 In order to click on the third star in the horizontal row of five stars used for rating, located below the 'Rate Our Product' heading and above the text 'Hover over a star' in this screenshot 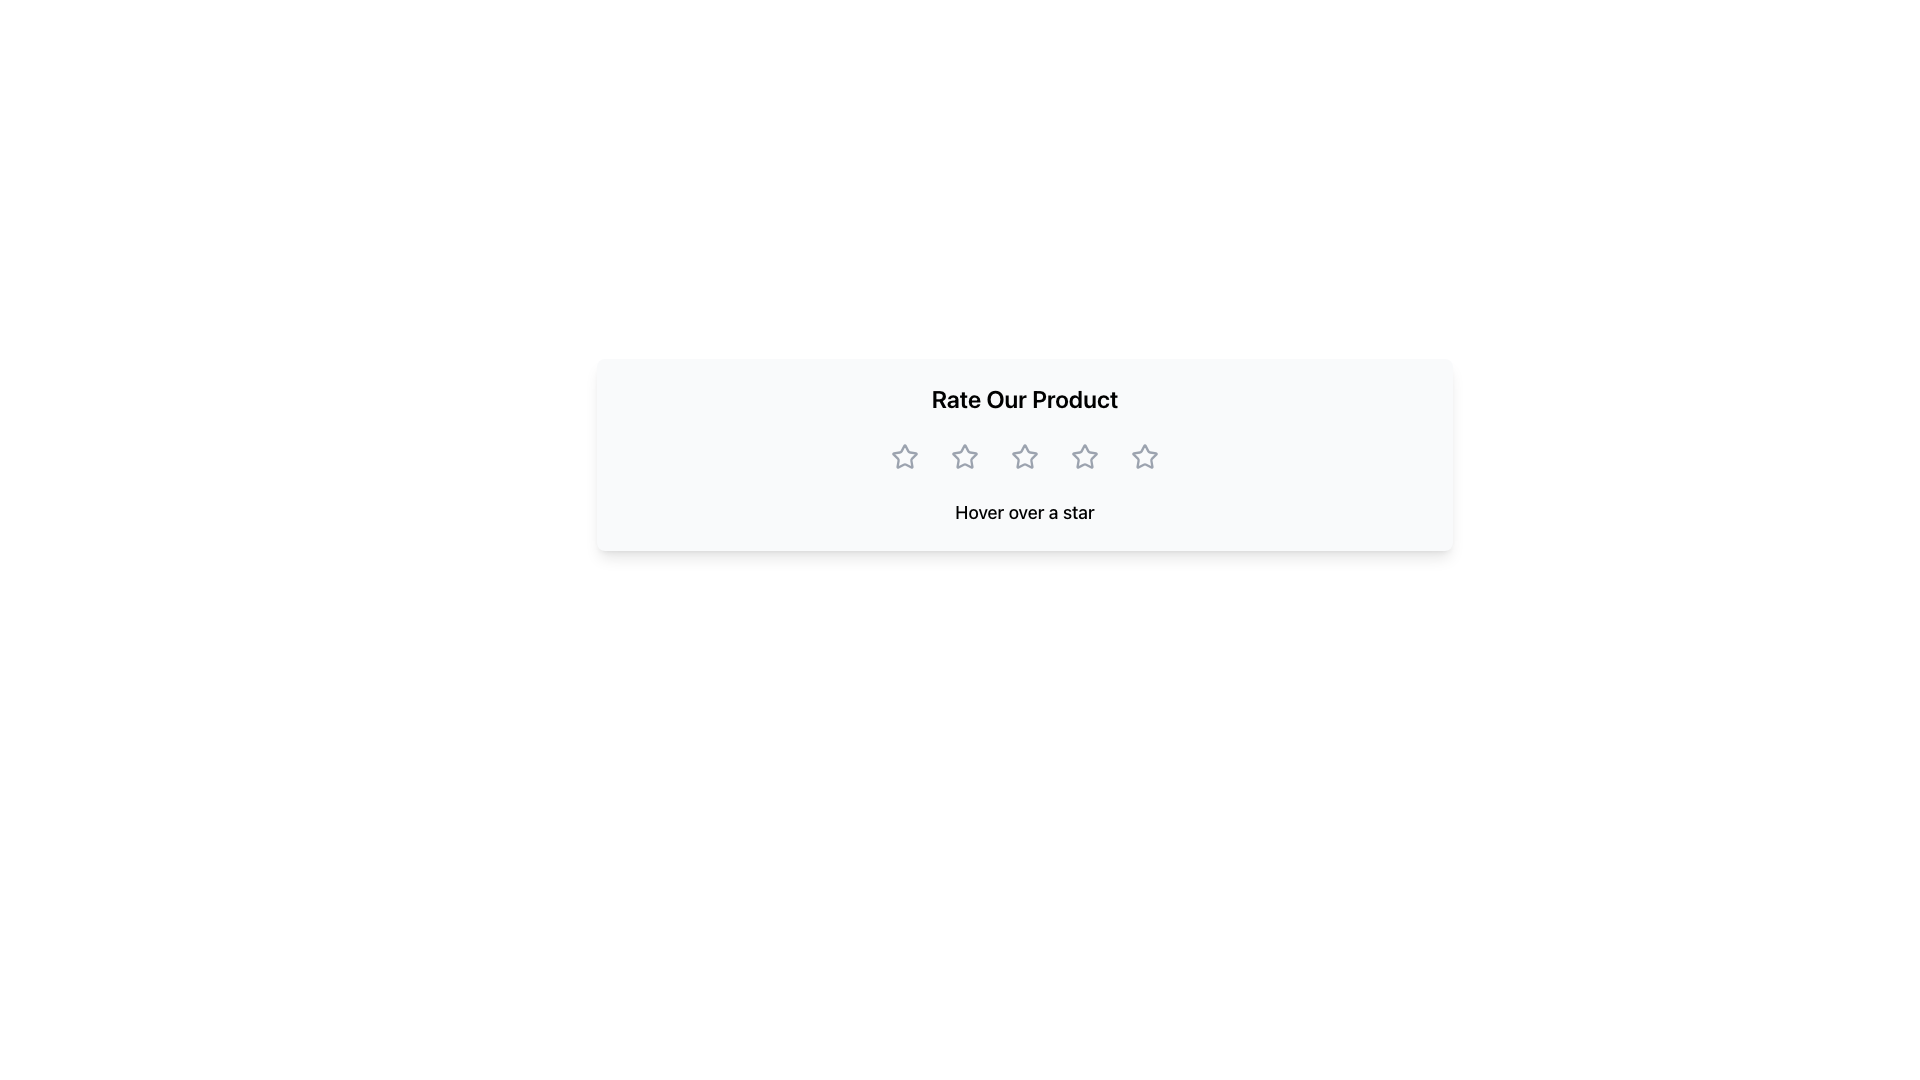, I will do `click(1025, 456)`.